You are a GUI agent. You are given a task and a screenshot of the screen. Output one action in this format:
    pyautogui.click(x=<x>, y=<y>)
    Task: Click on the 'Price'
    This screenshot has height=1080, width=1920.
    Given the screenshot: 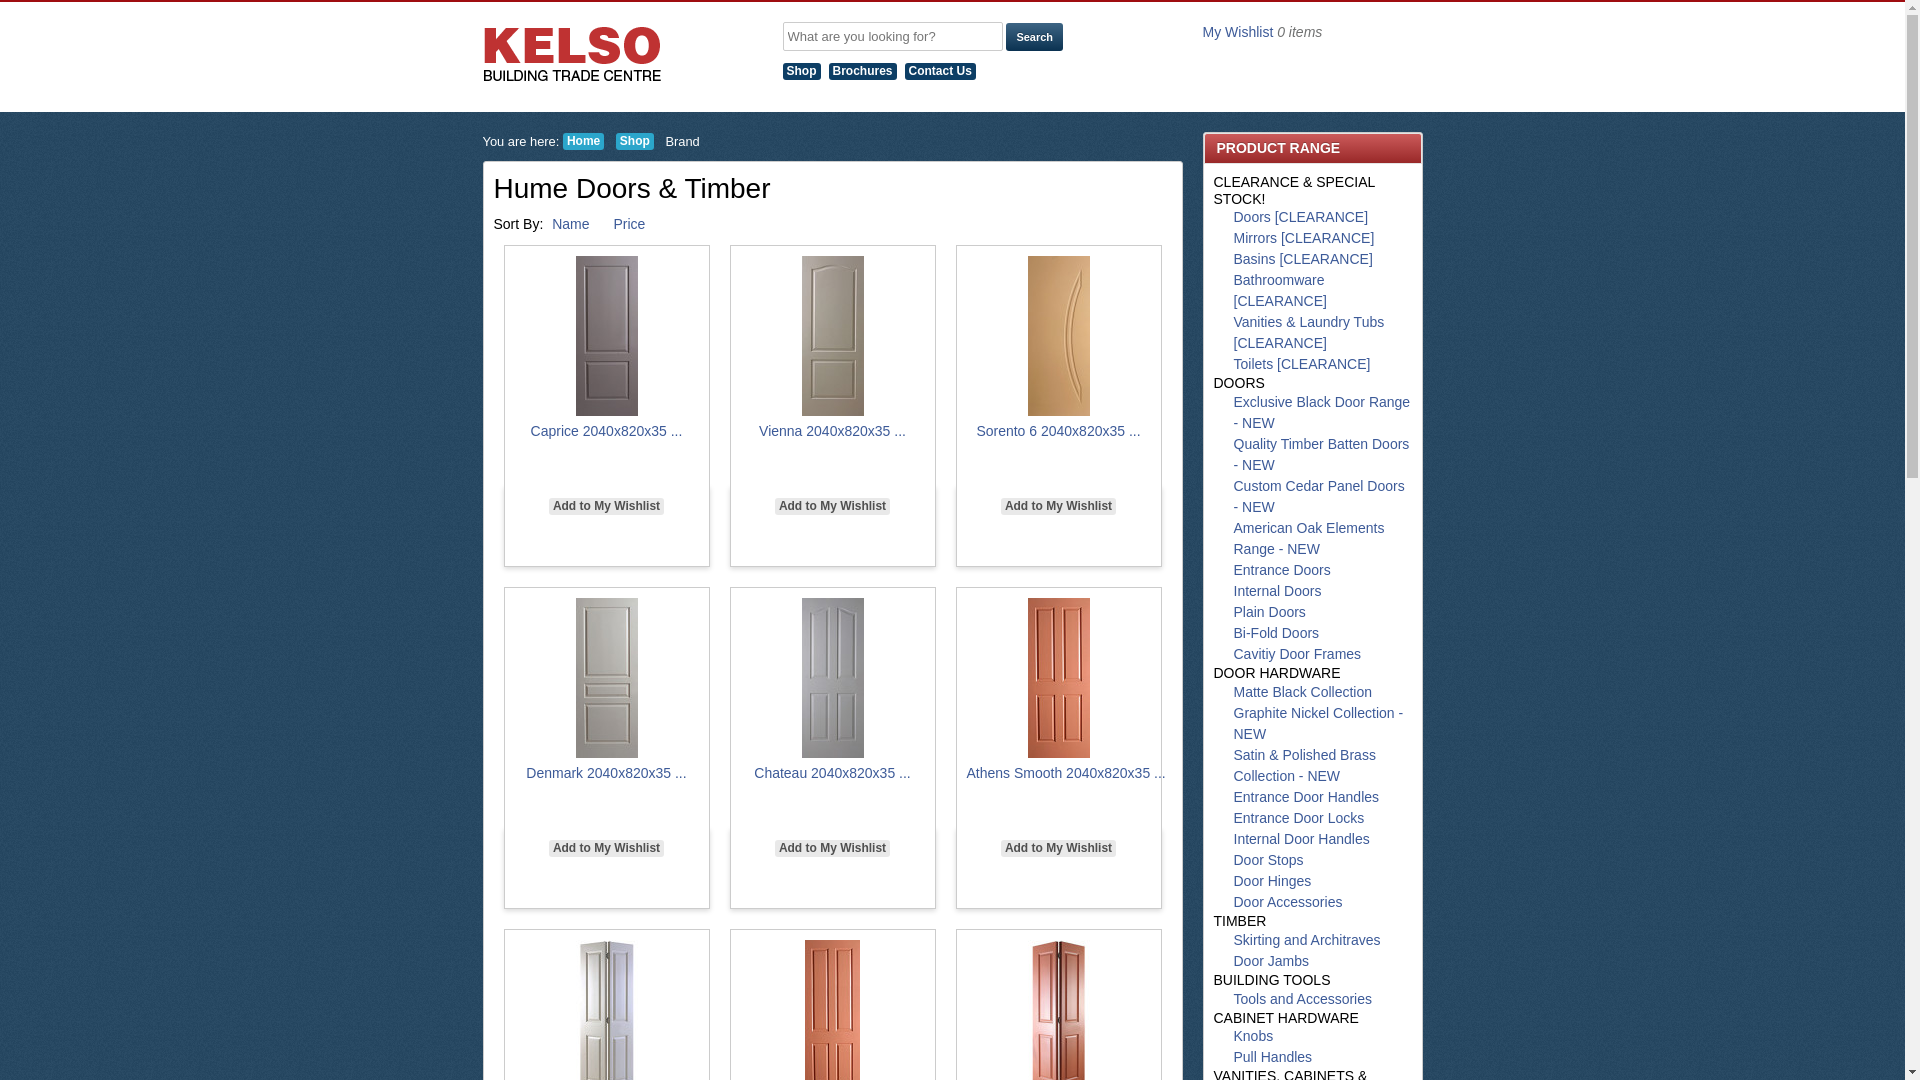 What is the action you would take?
    pyautogui.click(x=612, y=223)
    